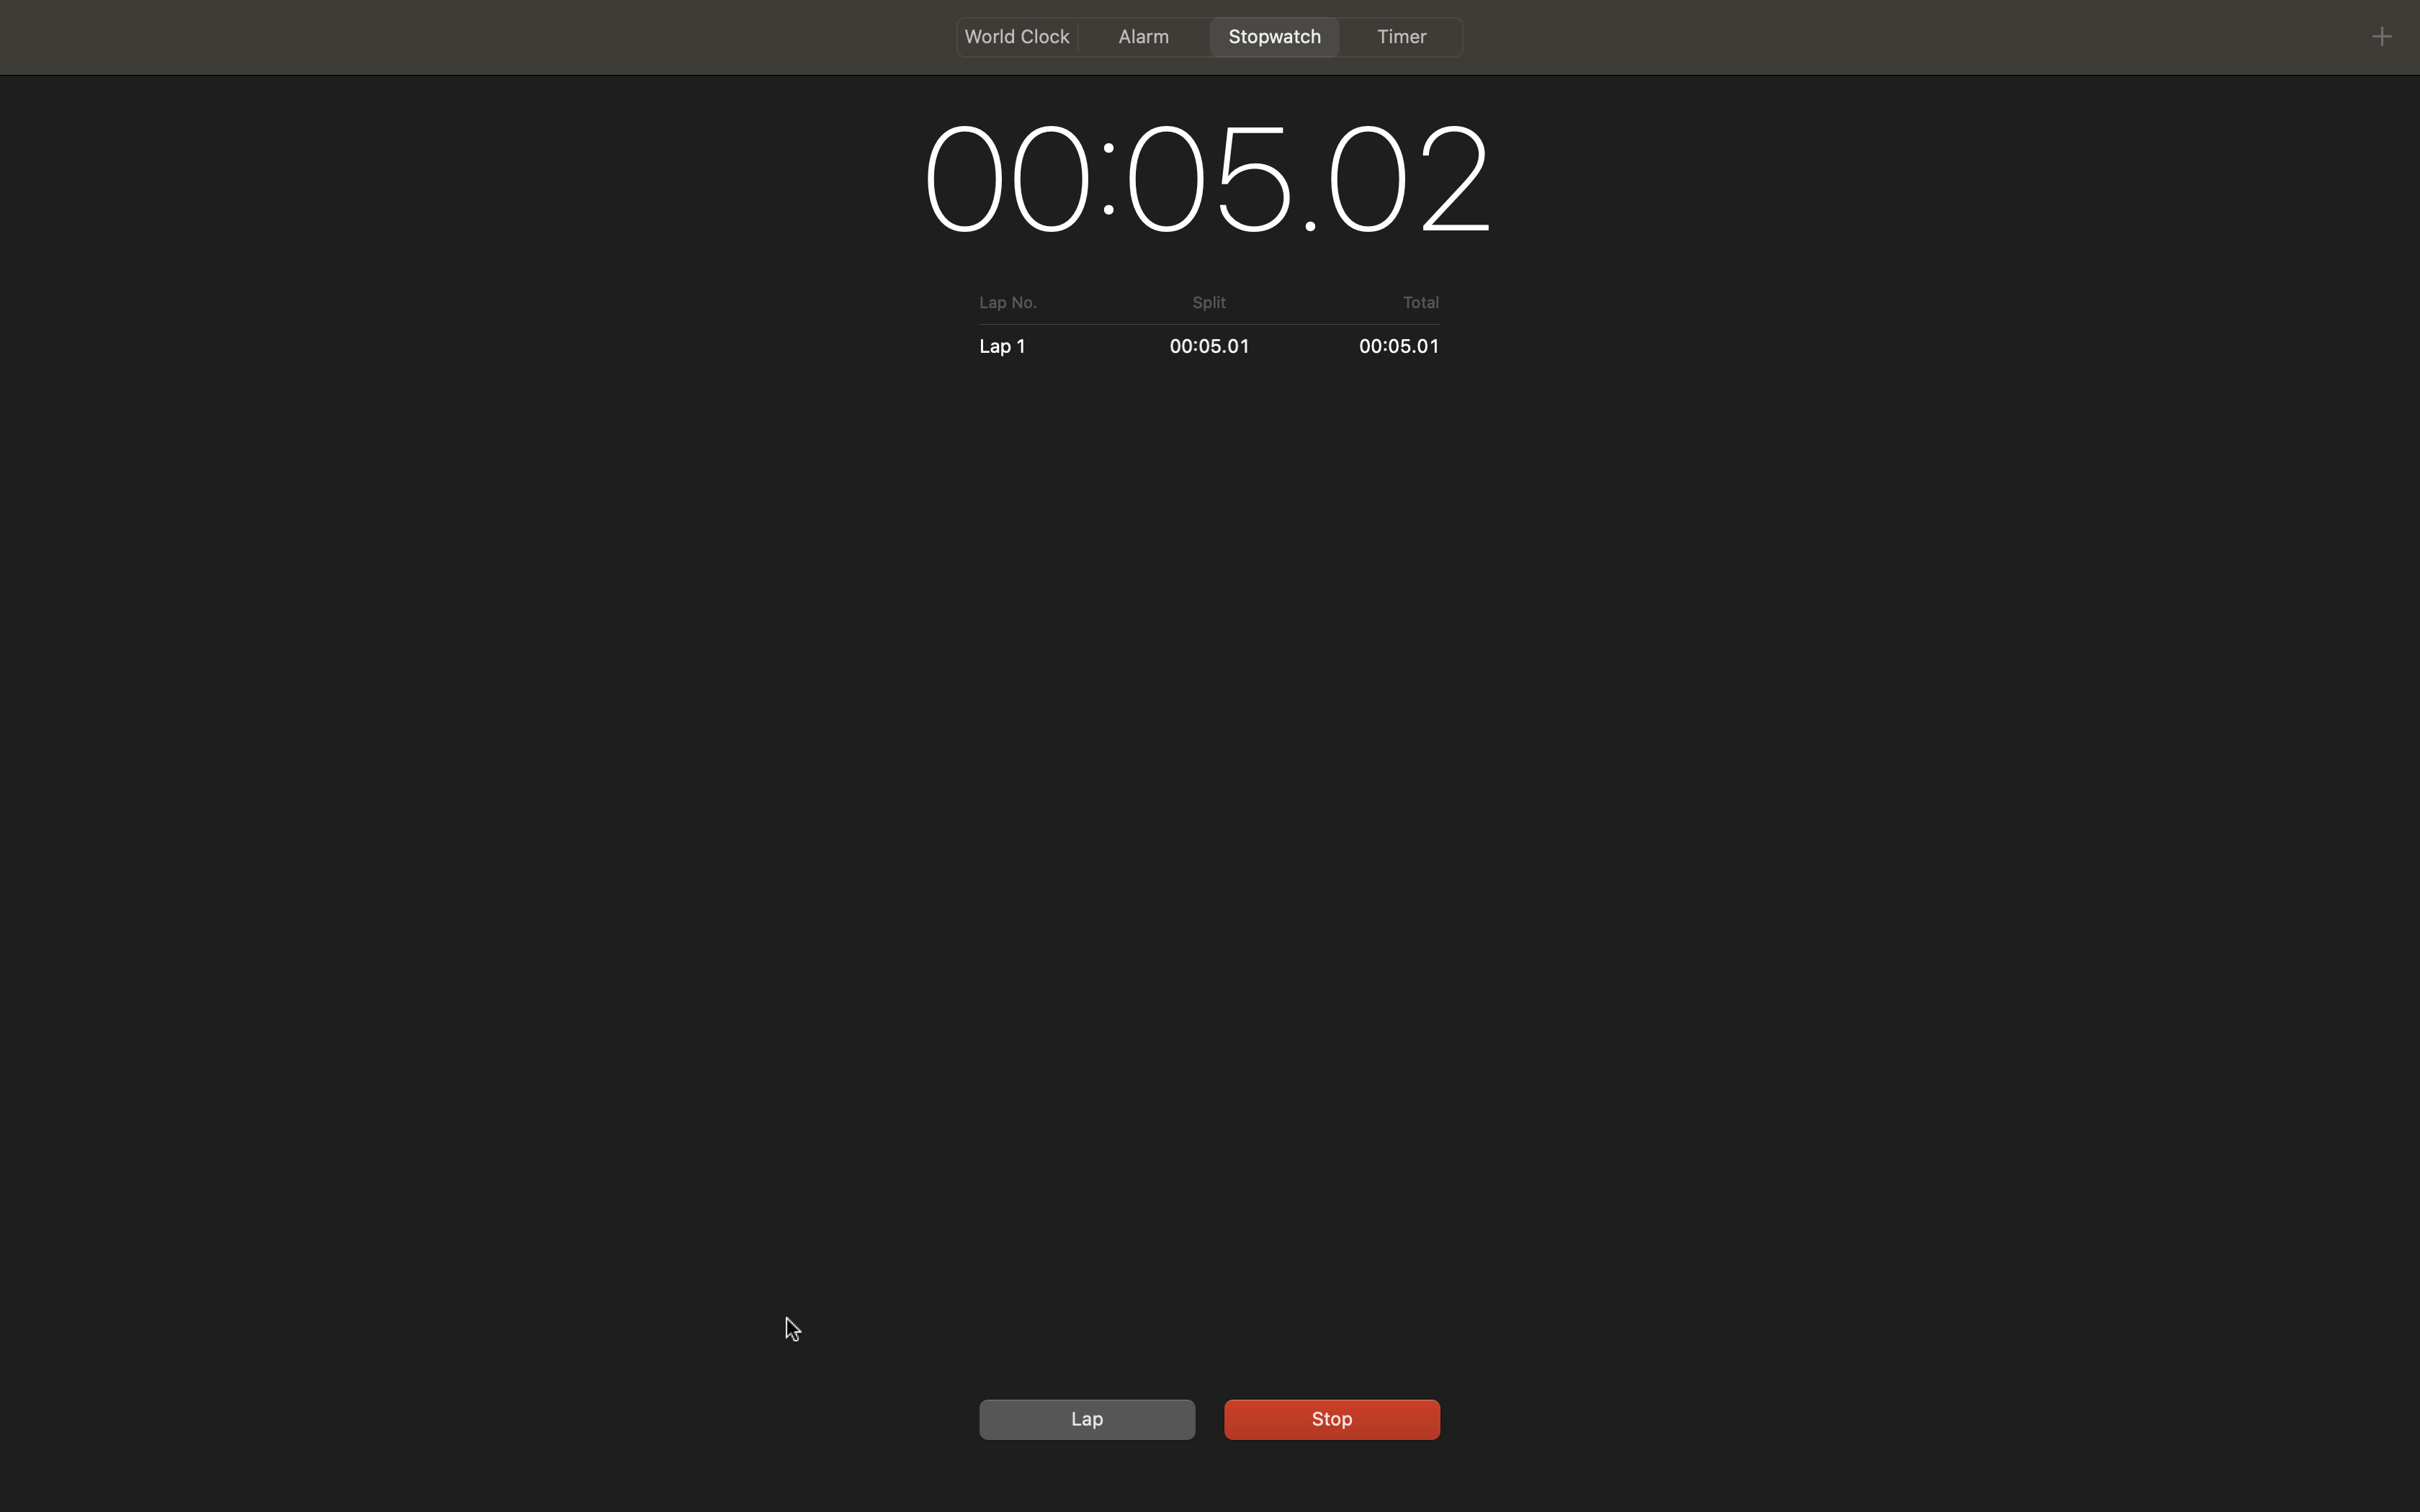 This screenshot has width=2420, height=1512. What do you see at coordinates (1083, 1418) in the screenshot?
I see `Capture a lap time and subsequently stop the timer` at bounding box center [1083, 1418].